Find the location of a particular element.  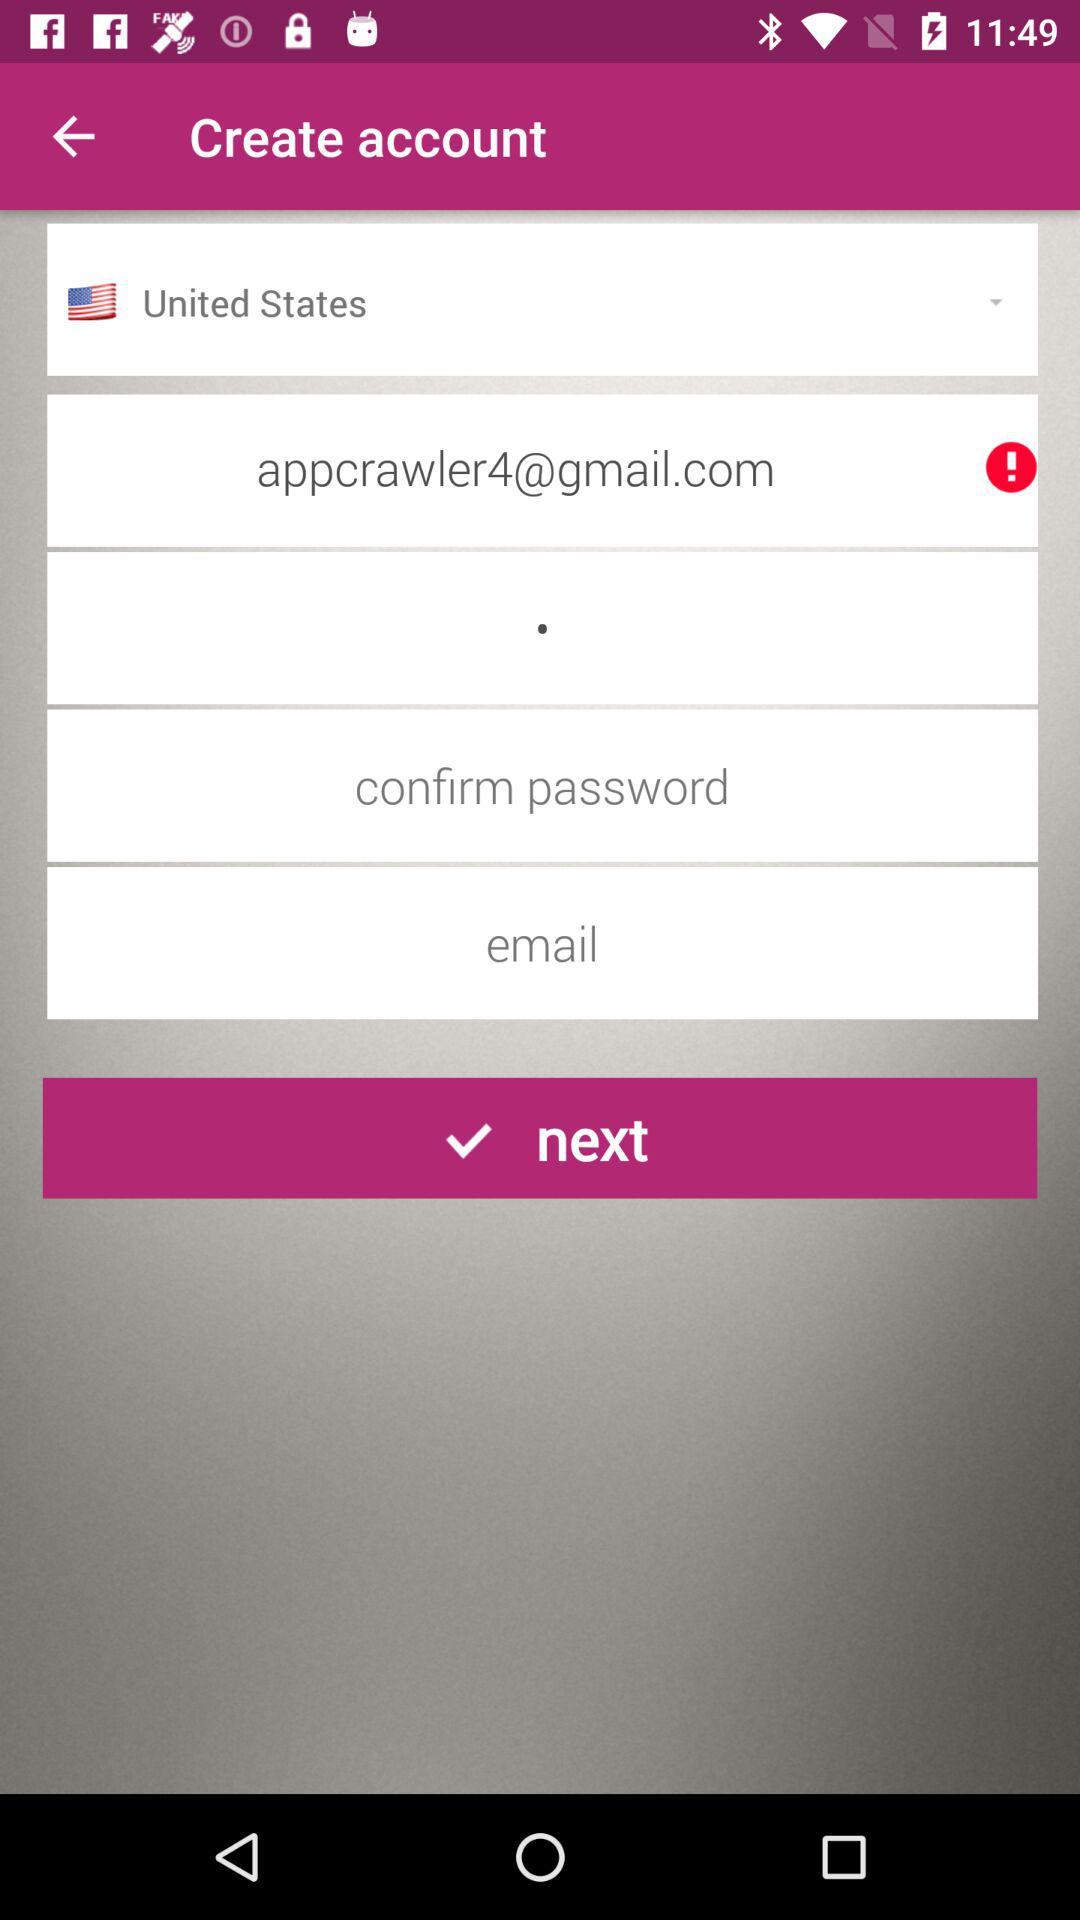

icon above united states icon is located at coordinates (72, 135).